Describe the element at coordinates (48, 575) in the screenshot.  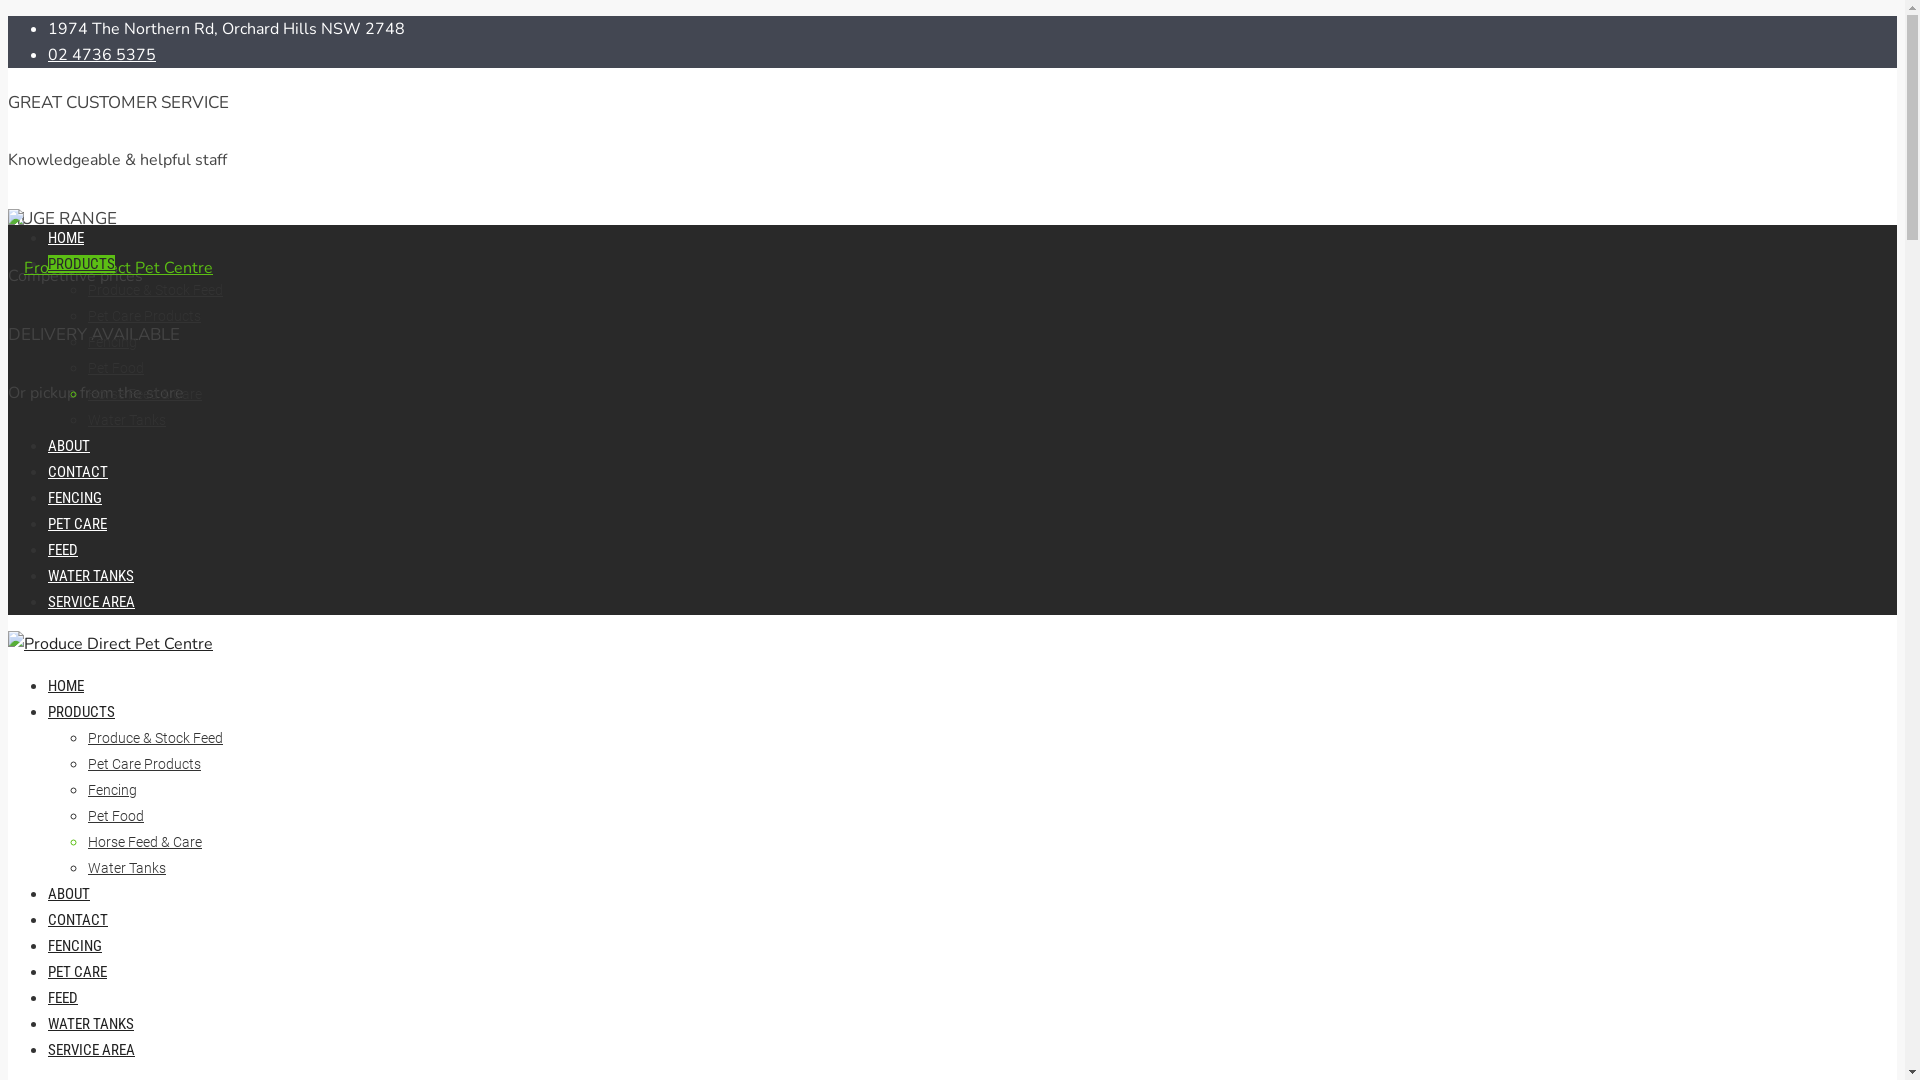
I see `'WATER TANKS'` at that location.